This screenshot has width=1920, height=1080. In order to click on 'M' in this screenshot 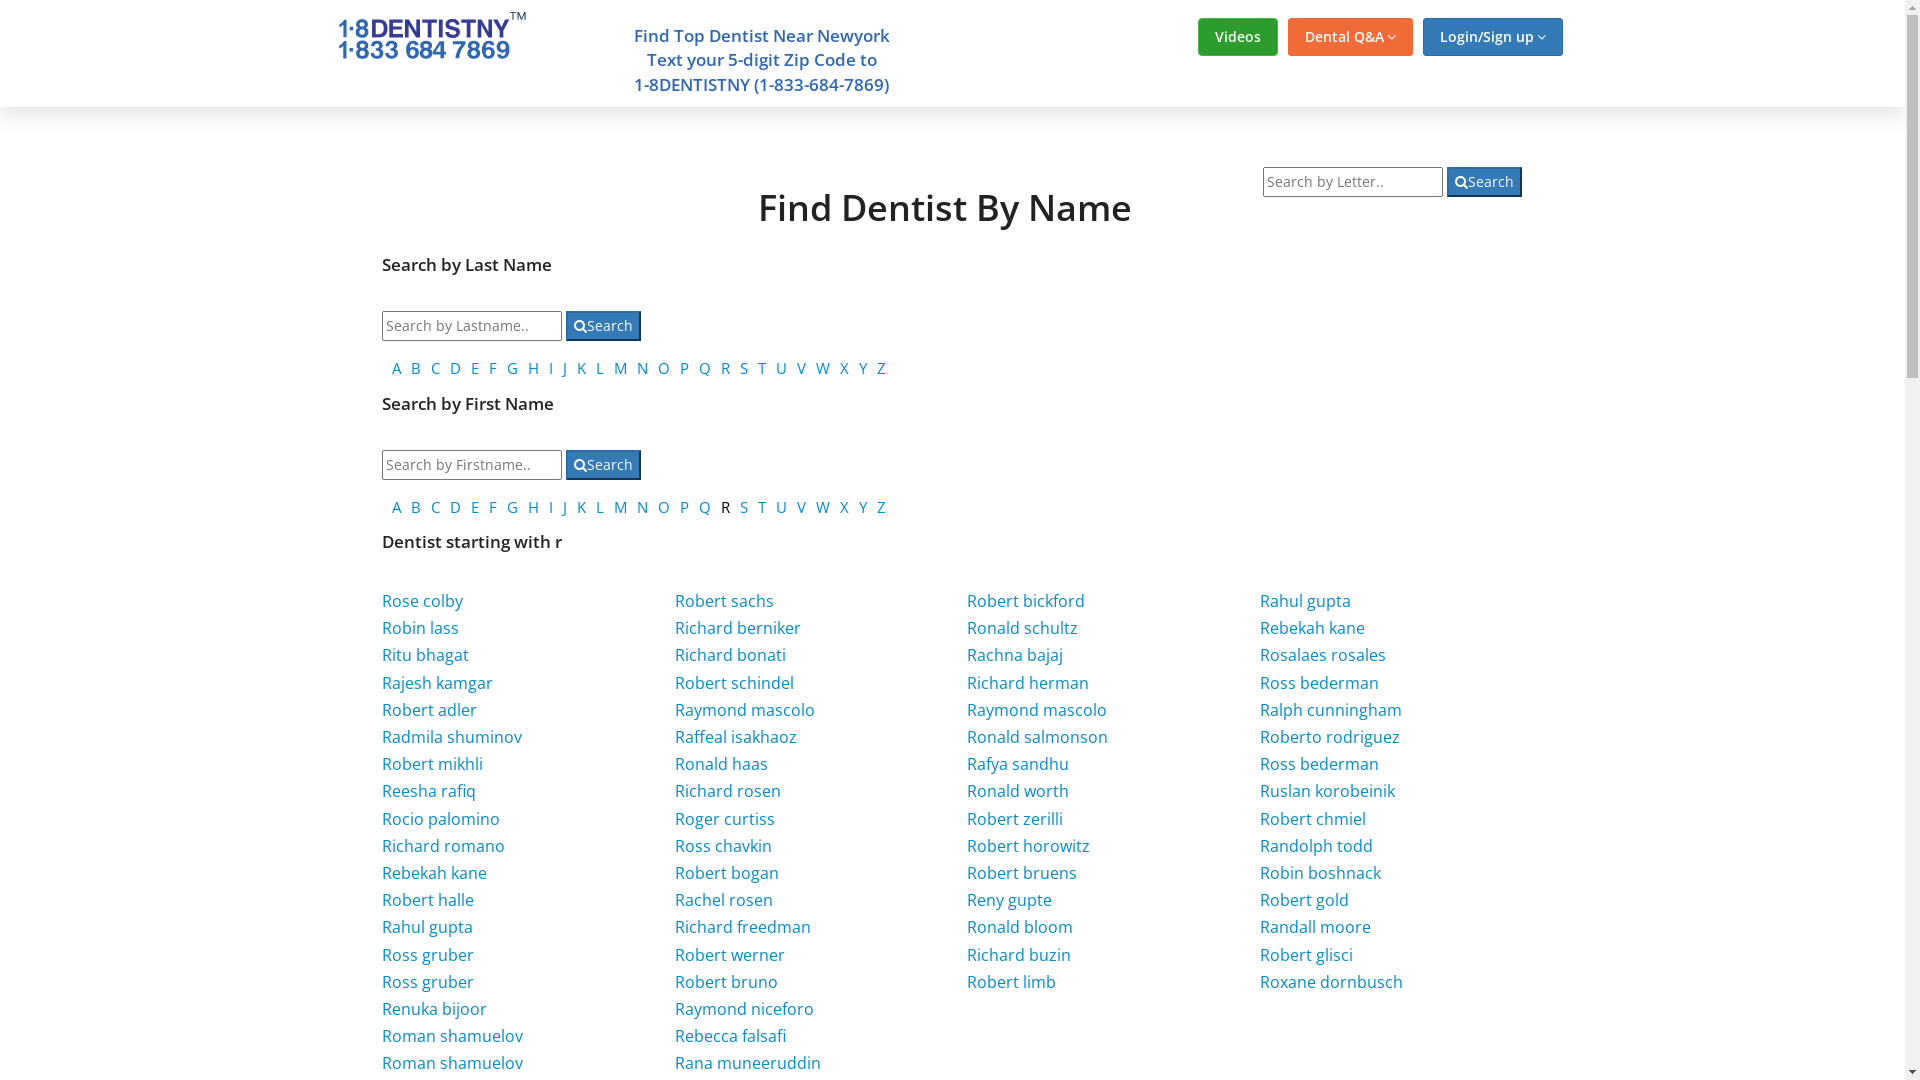, I will do `click(619, 505)`.